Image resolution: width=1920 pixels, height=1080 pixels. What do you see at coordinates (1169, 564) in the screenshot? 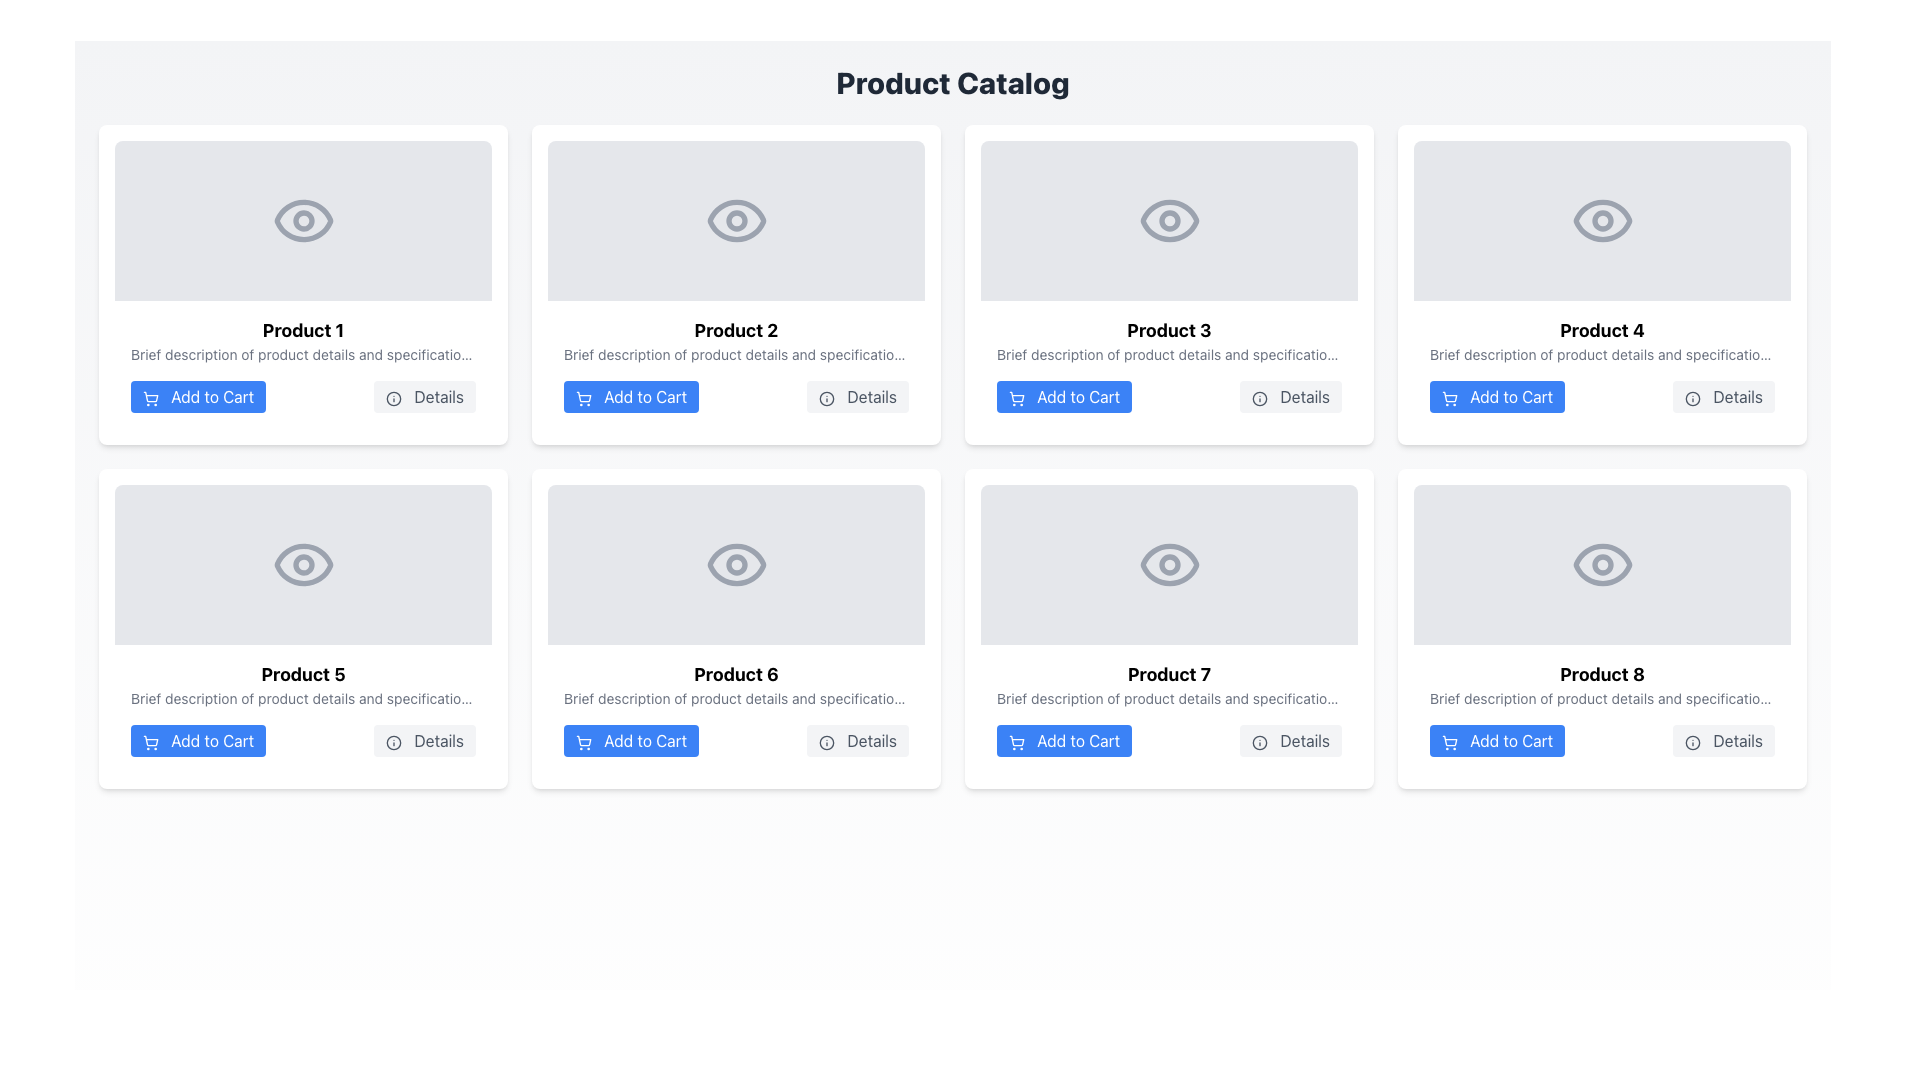
I see `the image placeholder graphic located in the fourth row and second column of the card layout, which visually represents the content above the title 'Product 7.'` at bounding box center [1169, 564].